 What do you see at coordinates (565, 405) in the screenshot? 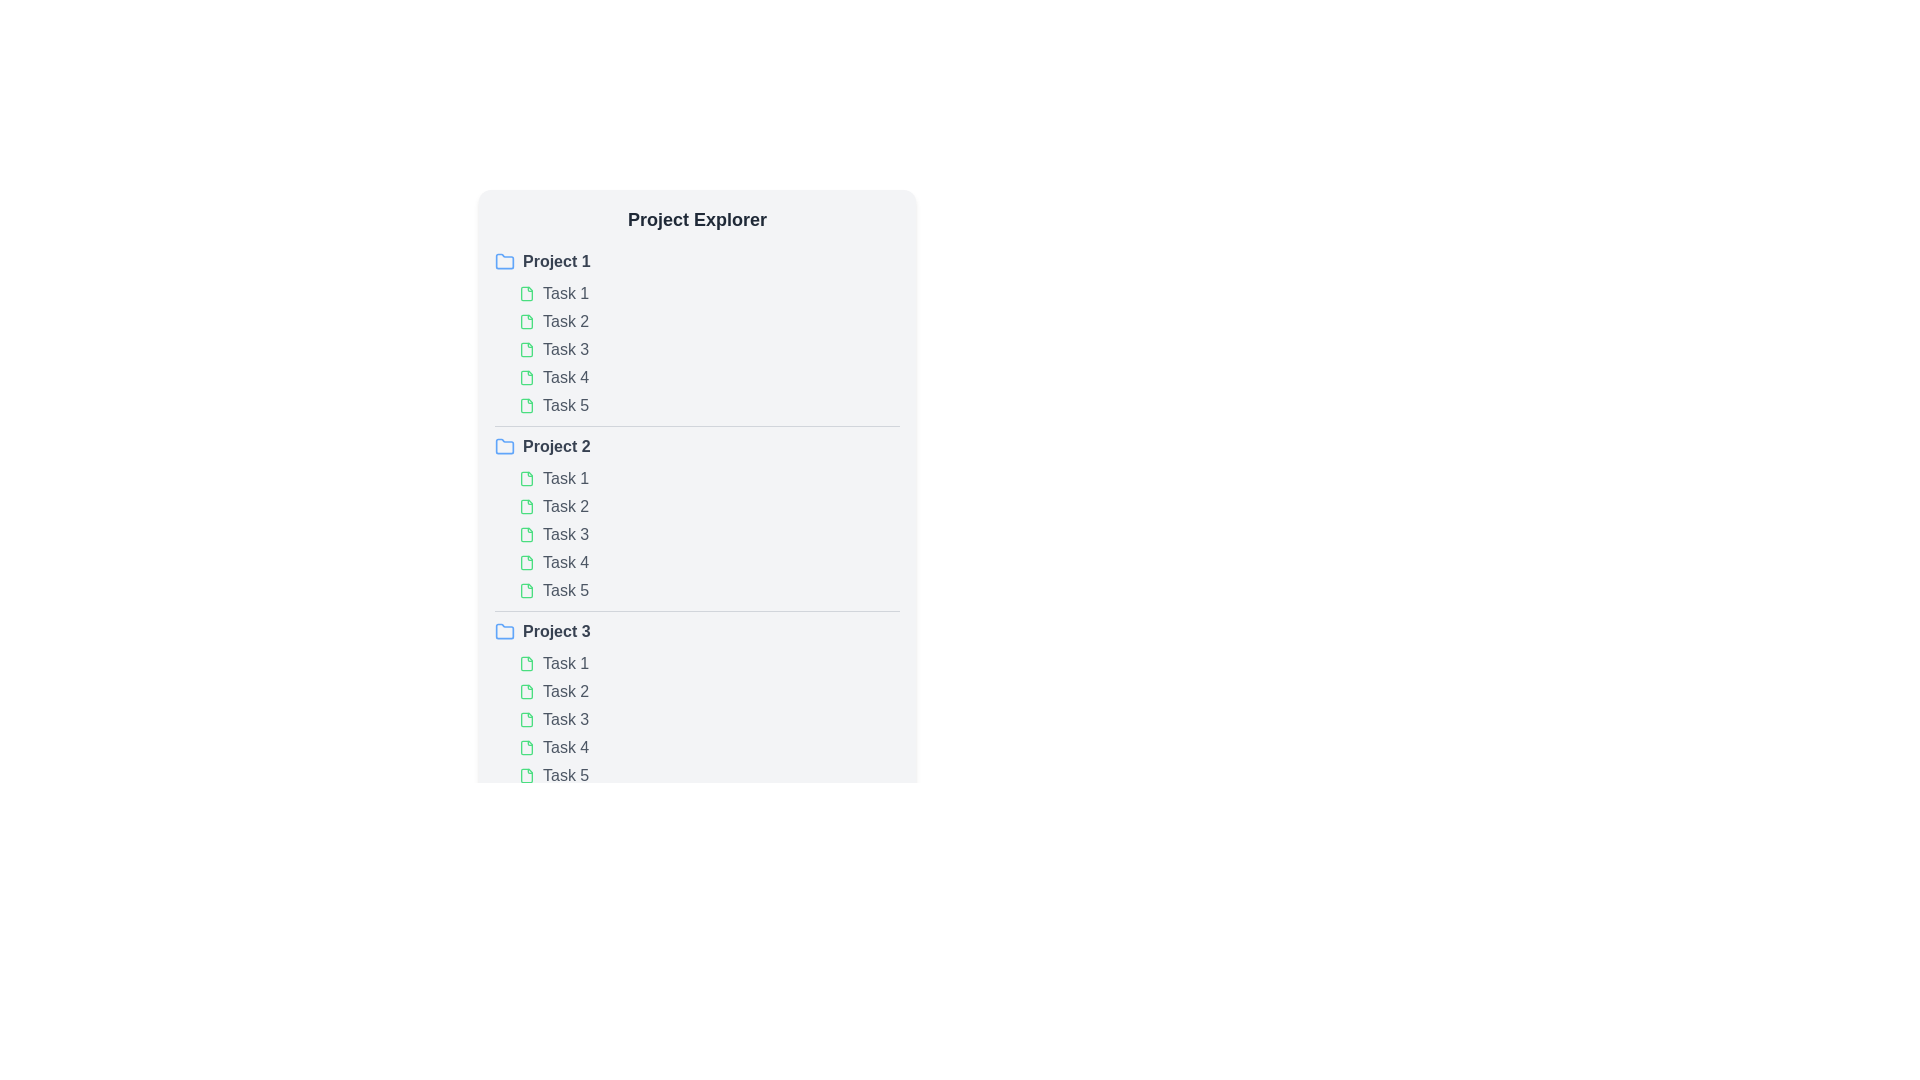
I see `the text label displaying 'Task 5'` at bounding box center [565, 405].